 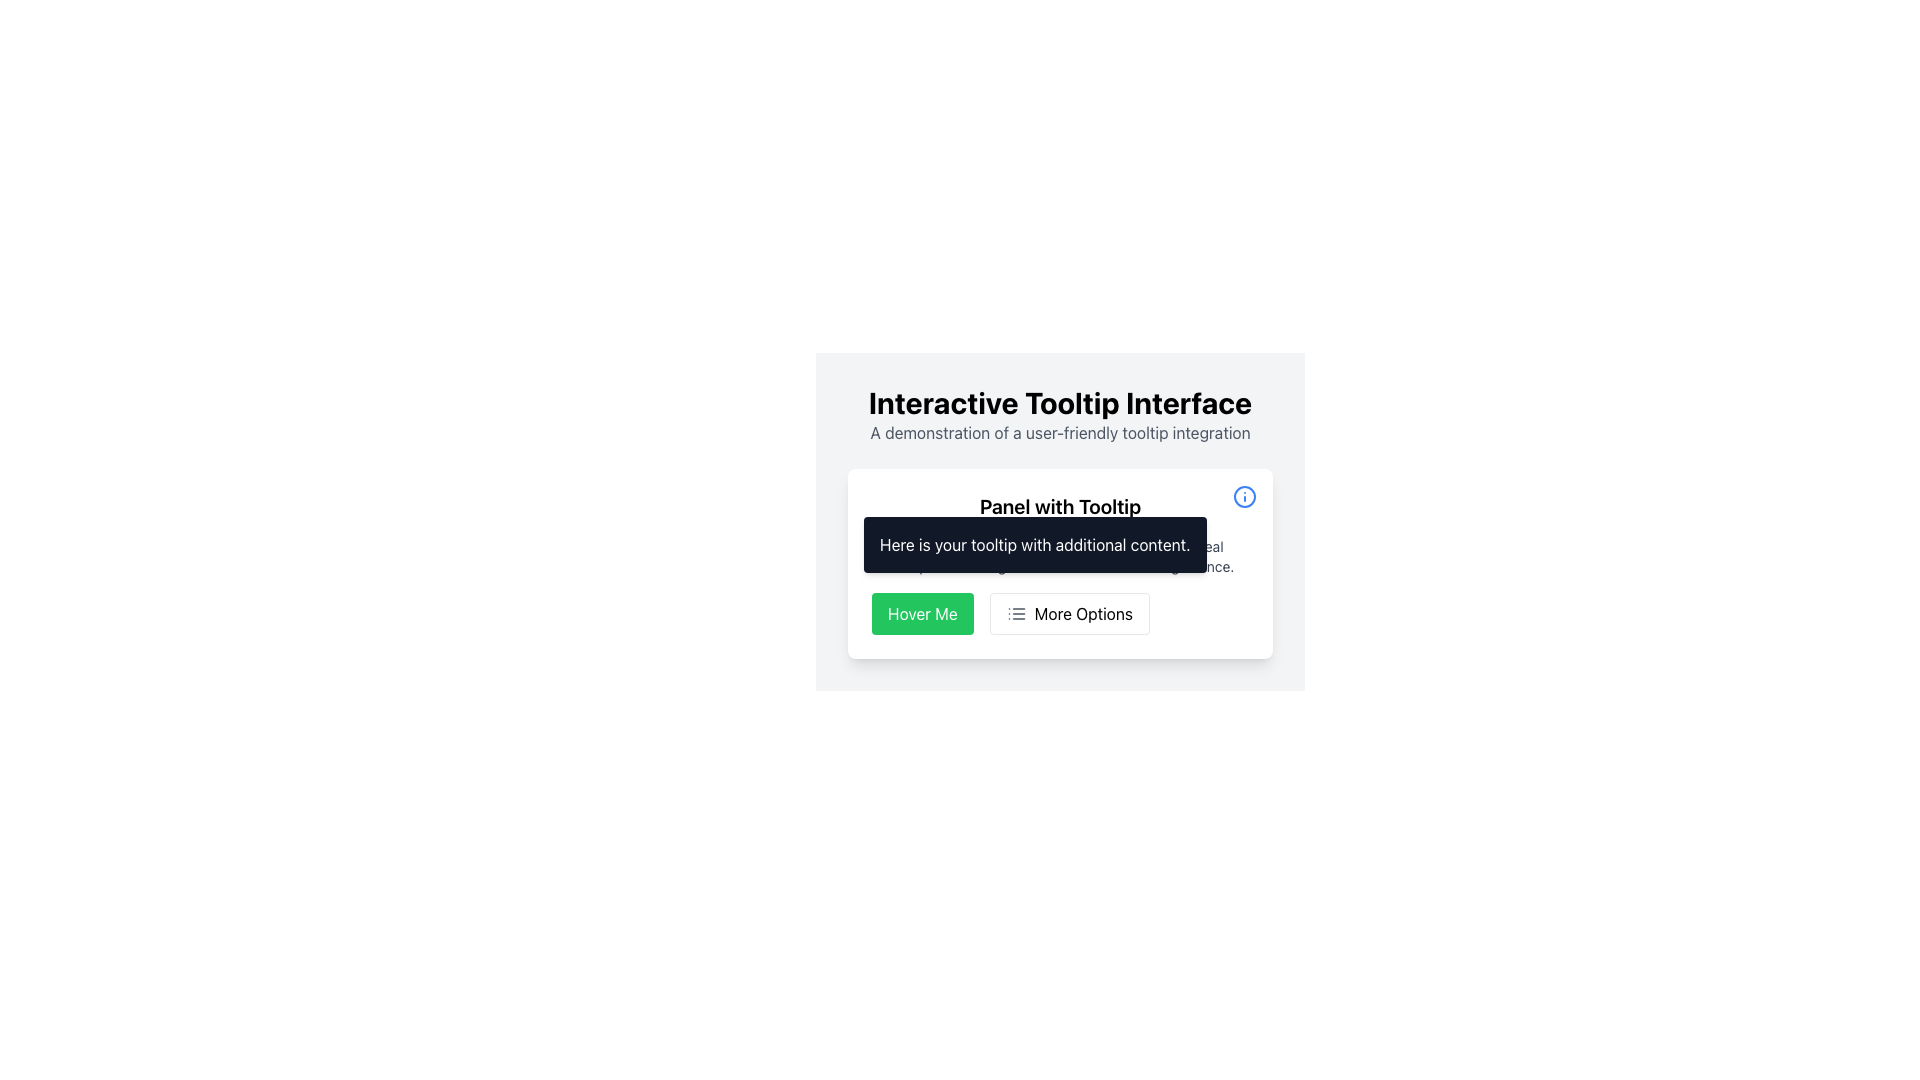 What do you see at coordinates (921, 612) in the screenshot?
I see `the green rectangular button labeled 'Hover Me'` at bounding box center [921, 612].